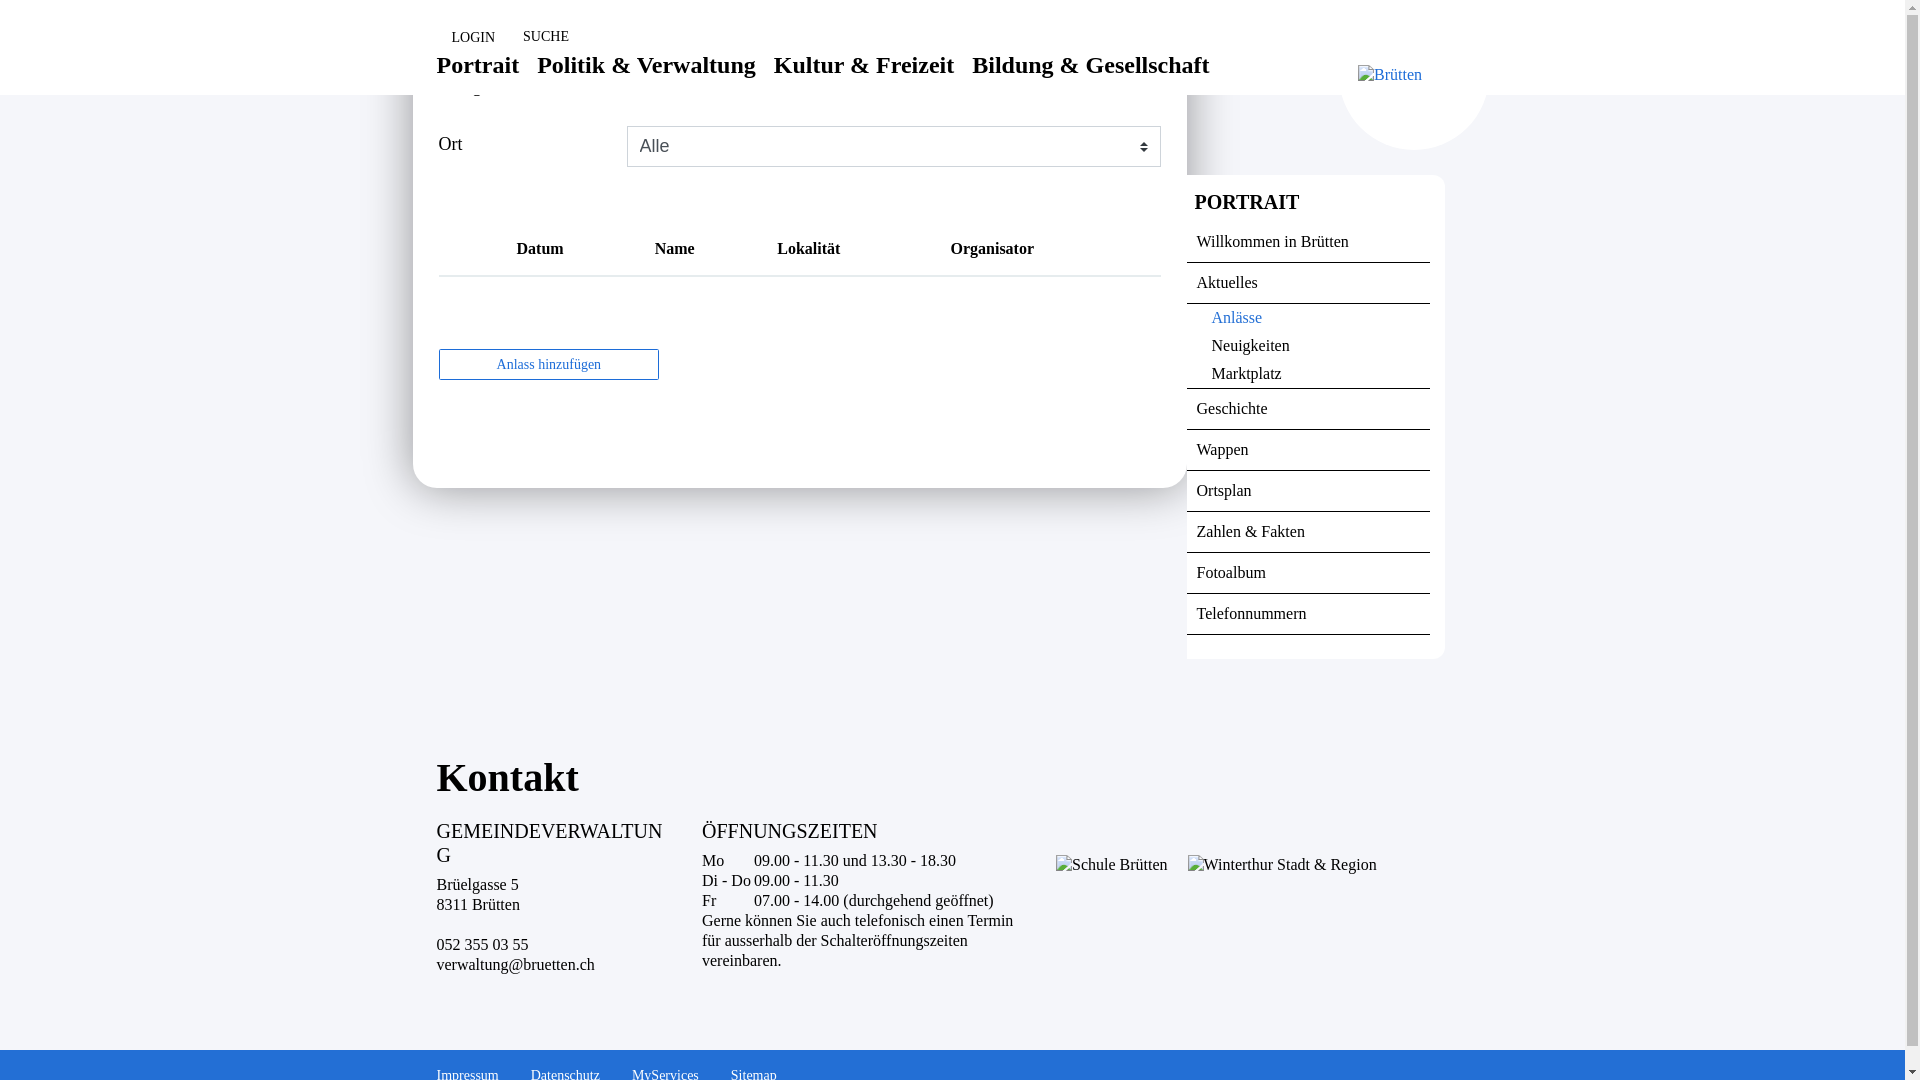 This screenshot has width=1920, height=1080. Describe the element at coordinates (1307, 450) in the screenshot. I see `'Wappen'` at that location.